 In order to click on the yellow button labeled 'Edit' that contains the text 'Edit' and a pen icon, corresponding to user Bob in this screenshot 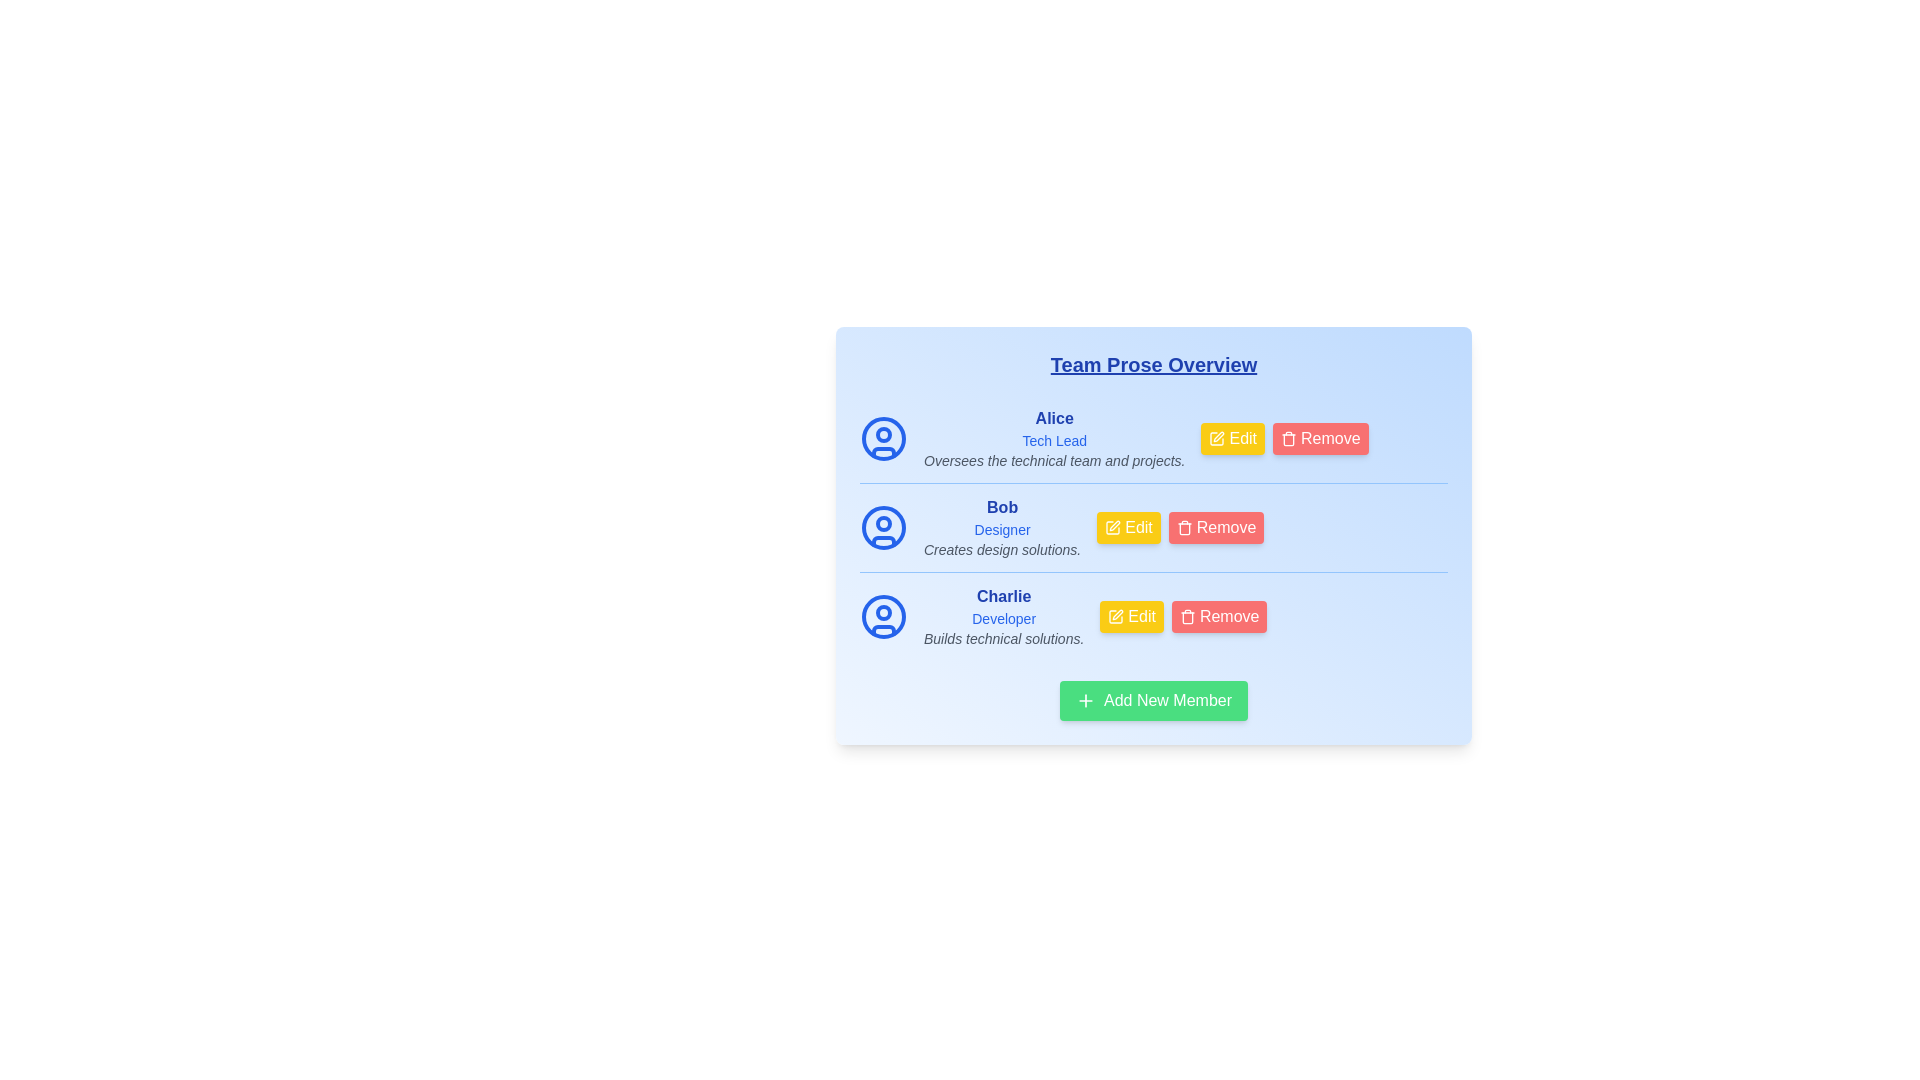, I will do `click(1137, 527)`.